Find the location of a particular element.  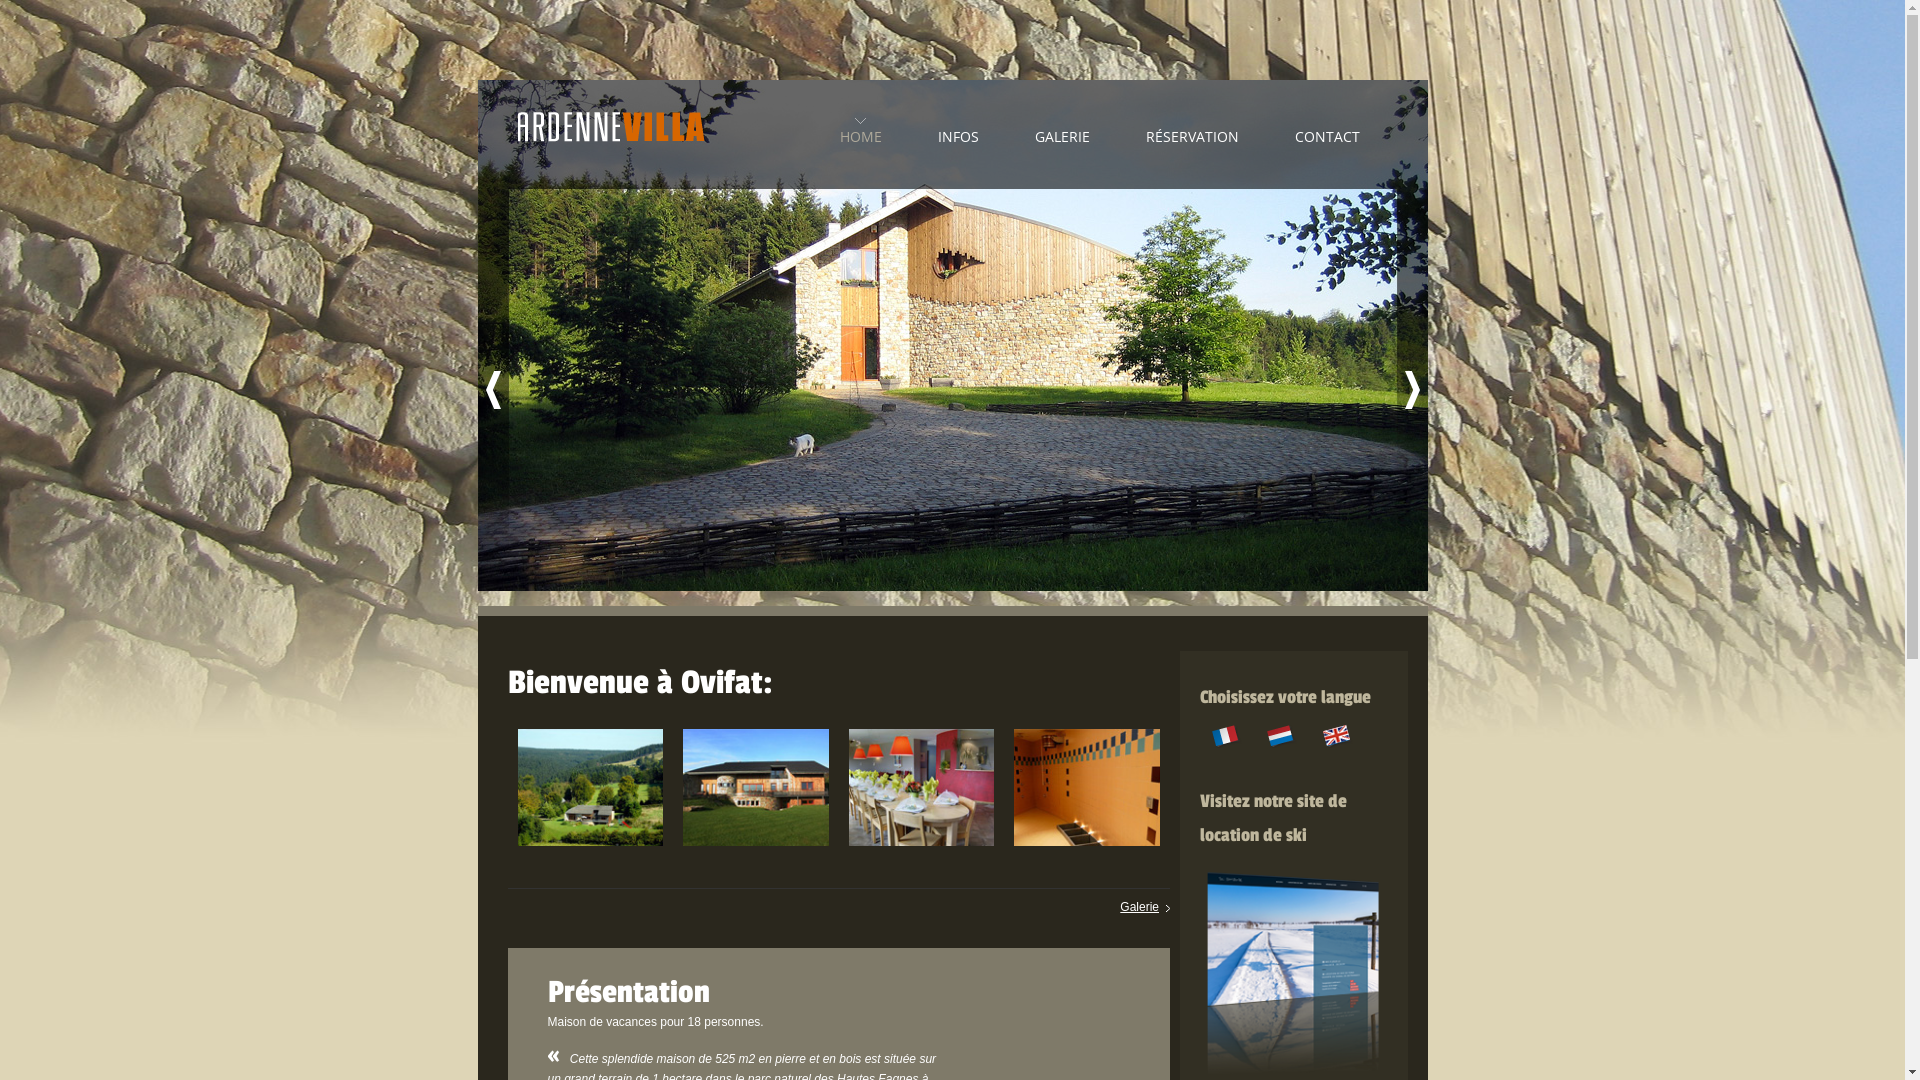

'Ardenne Villa' is located at coordinates (610, 135).